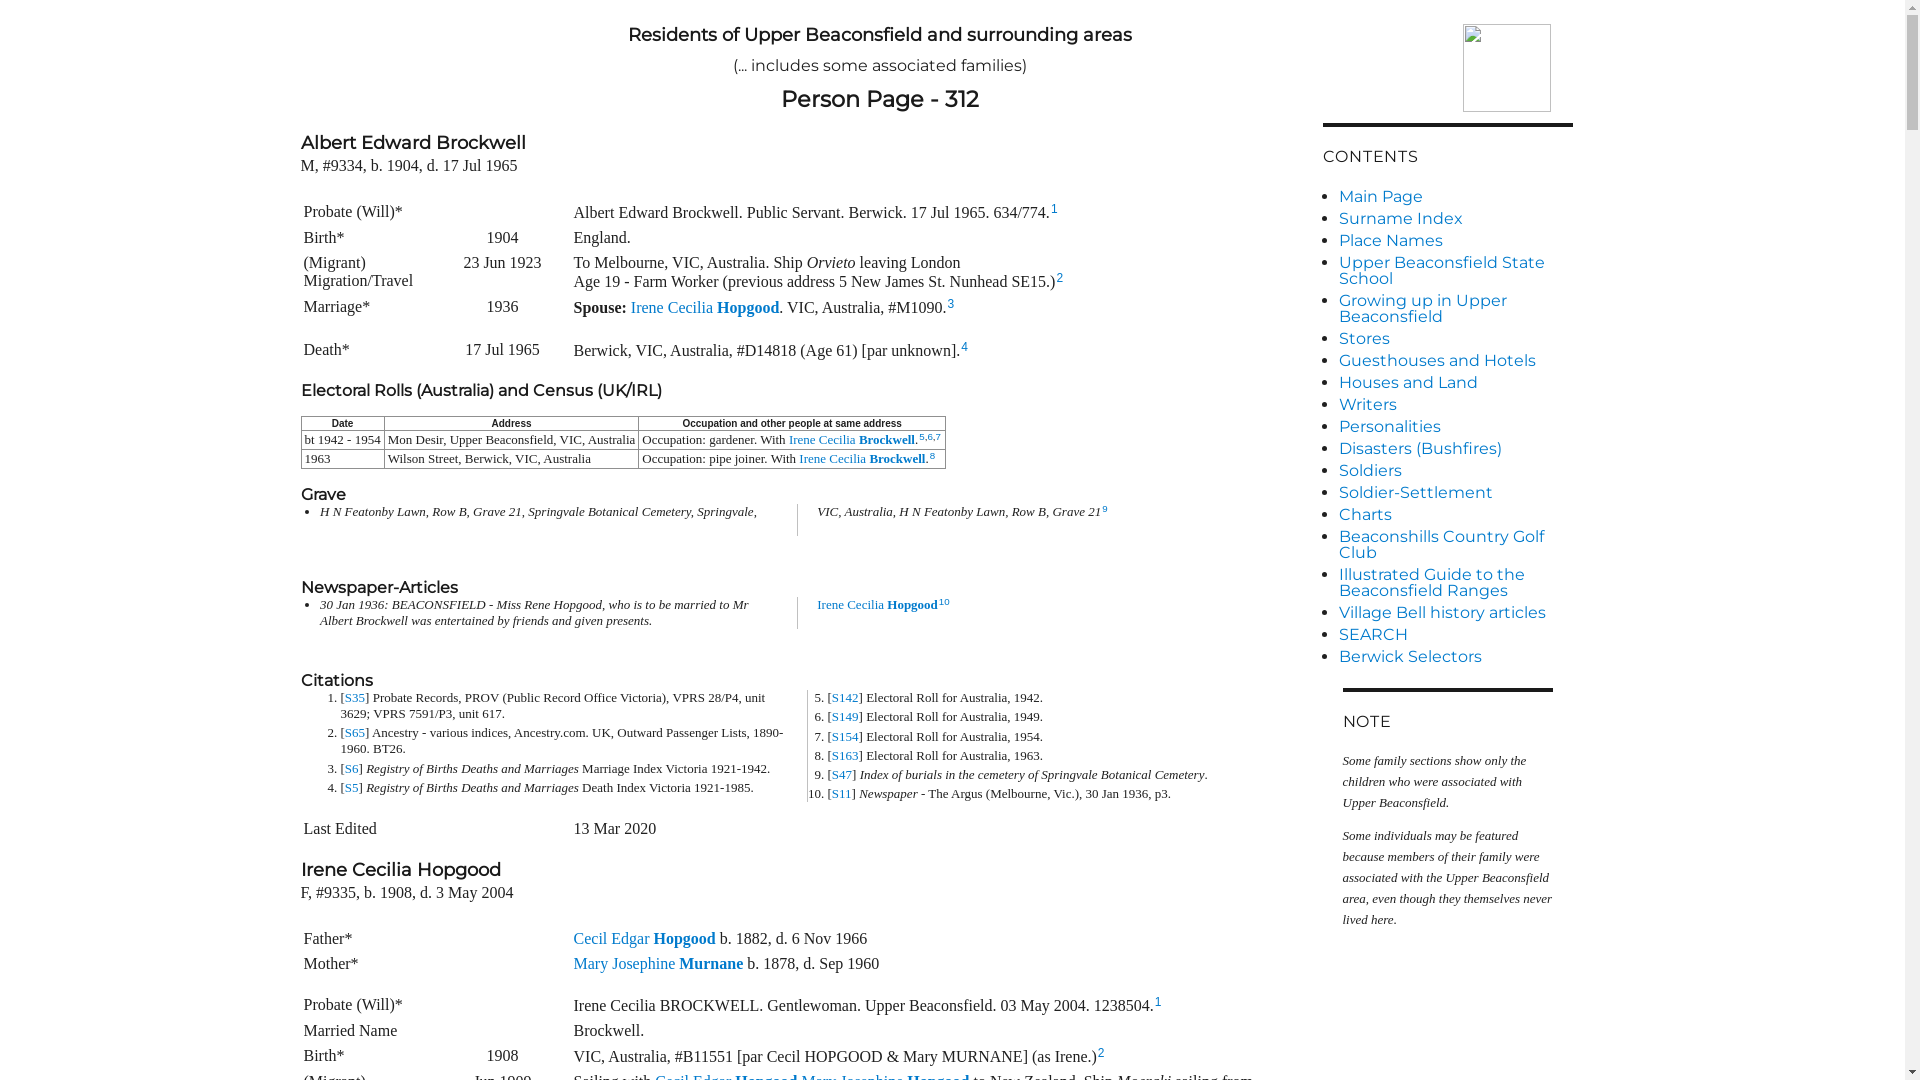 Image resolution: width=1920 pixels, height=1080 pixels. What do you see at coordinates (1454, 308) in the screenshot?
I see `'Growing up in Upper Beaconsfield'` at bounding box center [1454, 308].